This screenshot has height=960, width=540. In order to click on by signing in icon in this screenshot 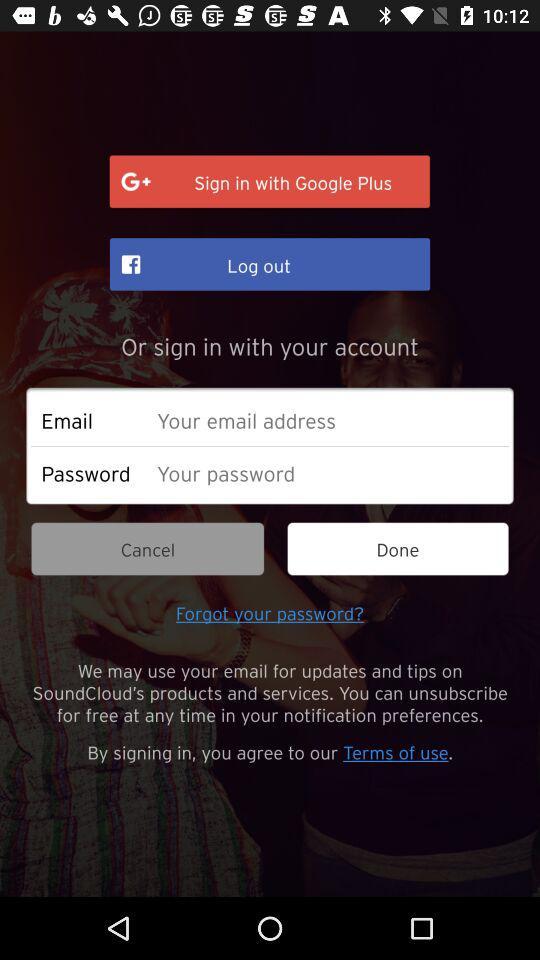, I will do `click(270, 750)`.